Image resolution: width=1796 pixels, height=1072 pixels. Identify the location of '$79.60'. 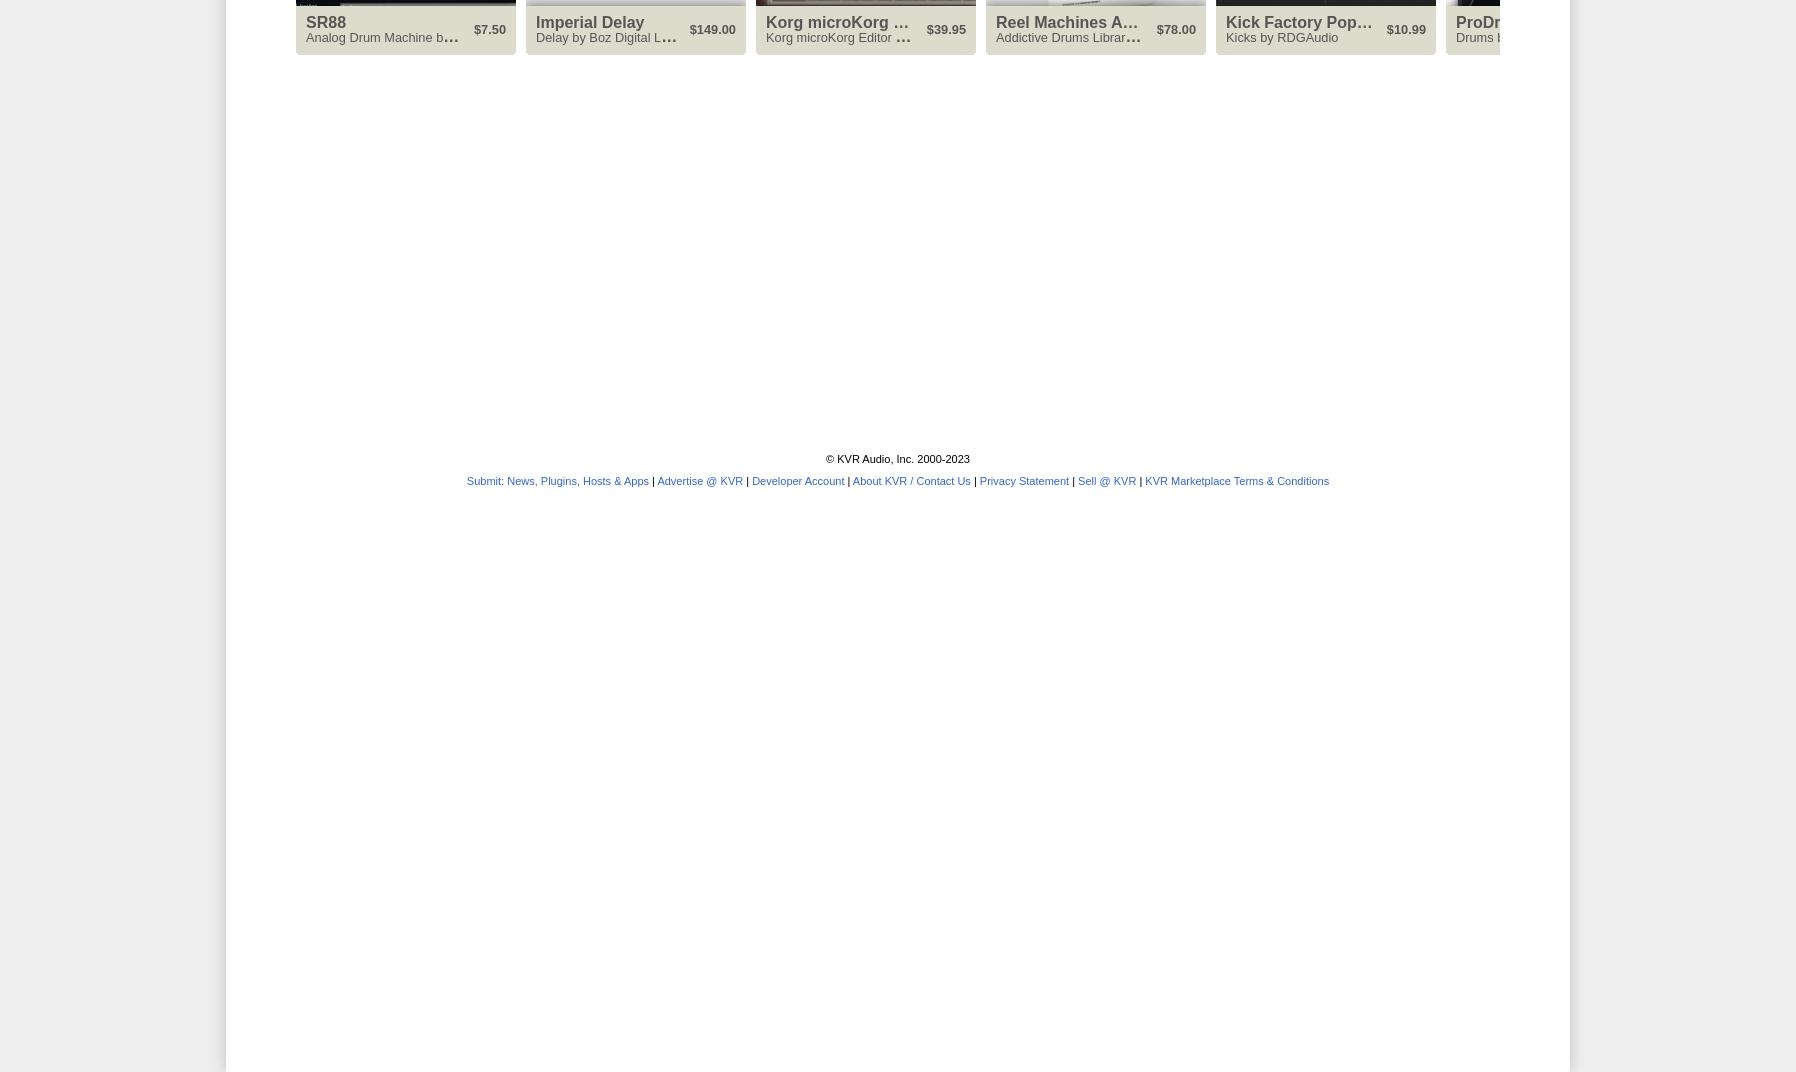
(1635, 28).